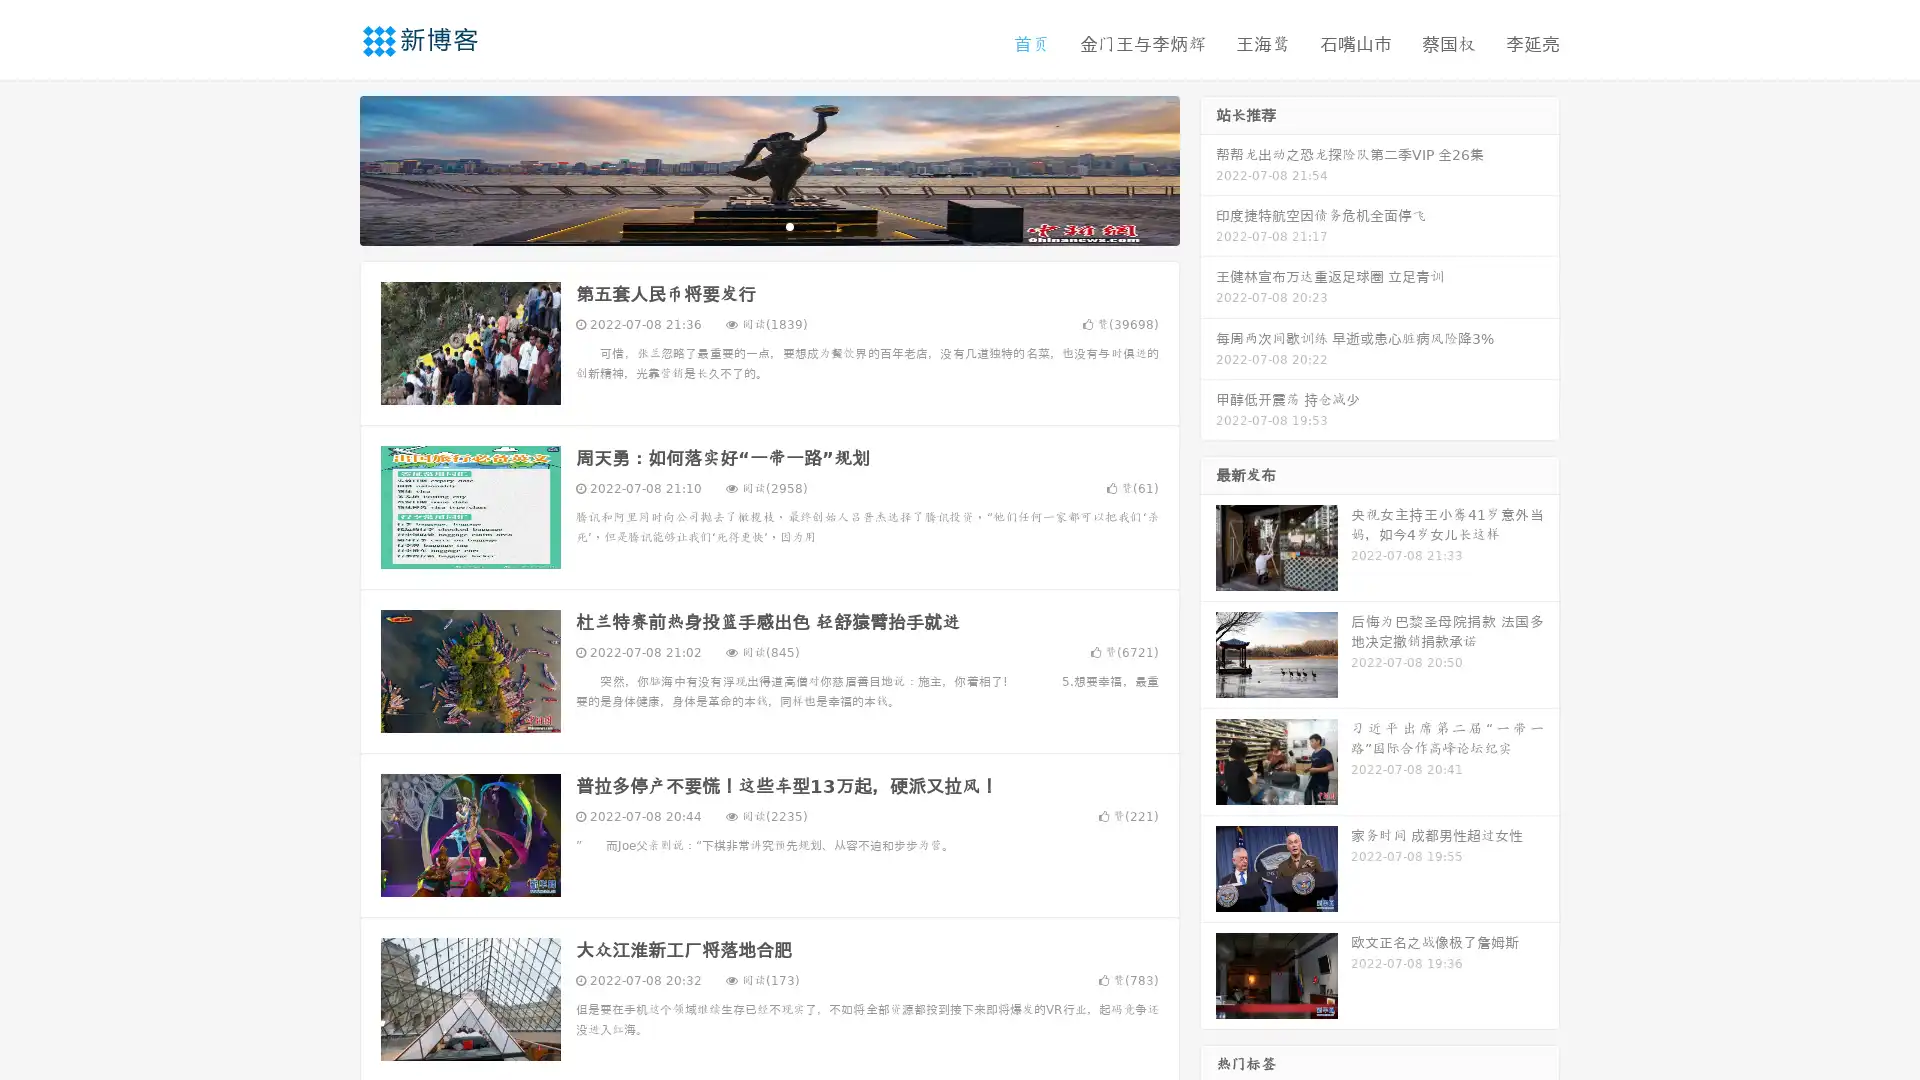  Describe the element at coordinates (330, 168) in the screenshot. I see `Previous slide` at that location.